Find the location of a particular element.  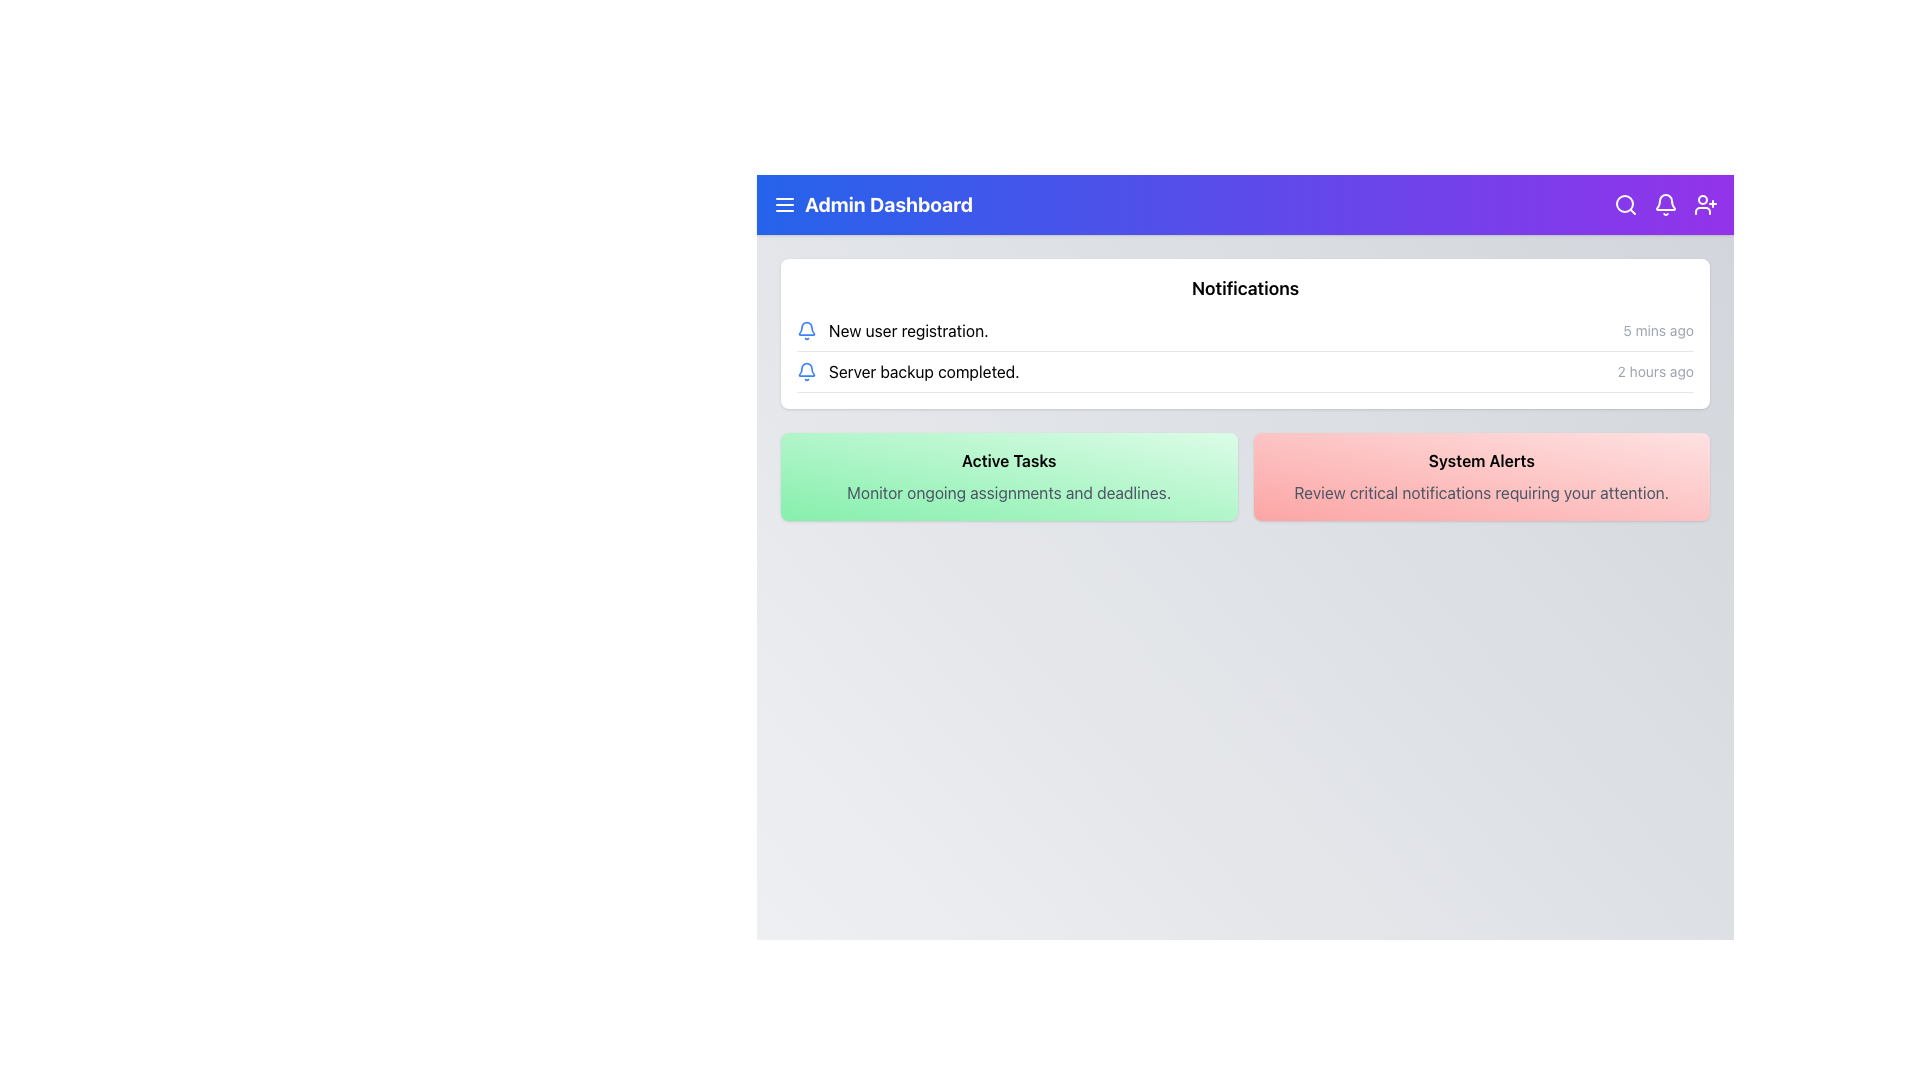

the text label displaying 'Server backup completed.' which is located next to the blue notification bell icon in the notifications list is located at coordinates (923, 371).